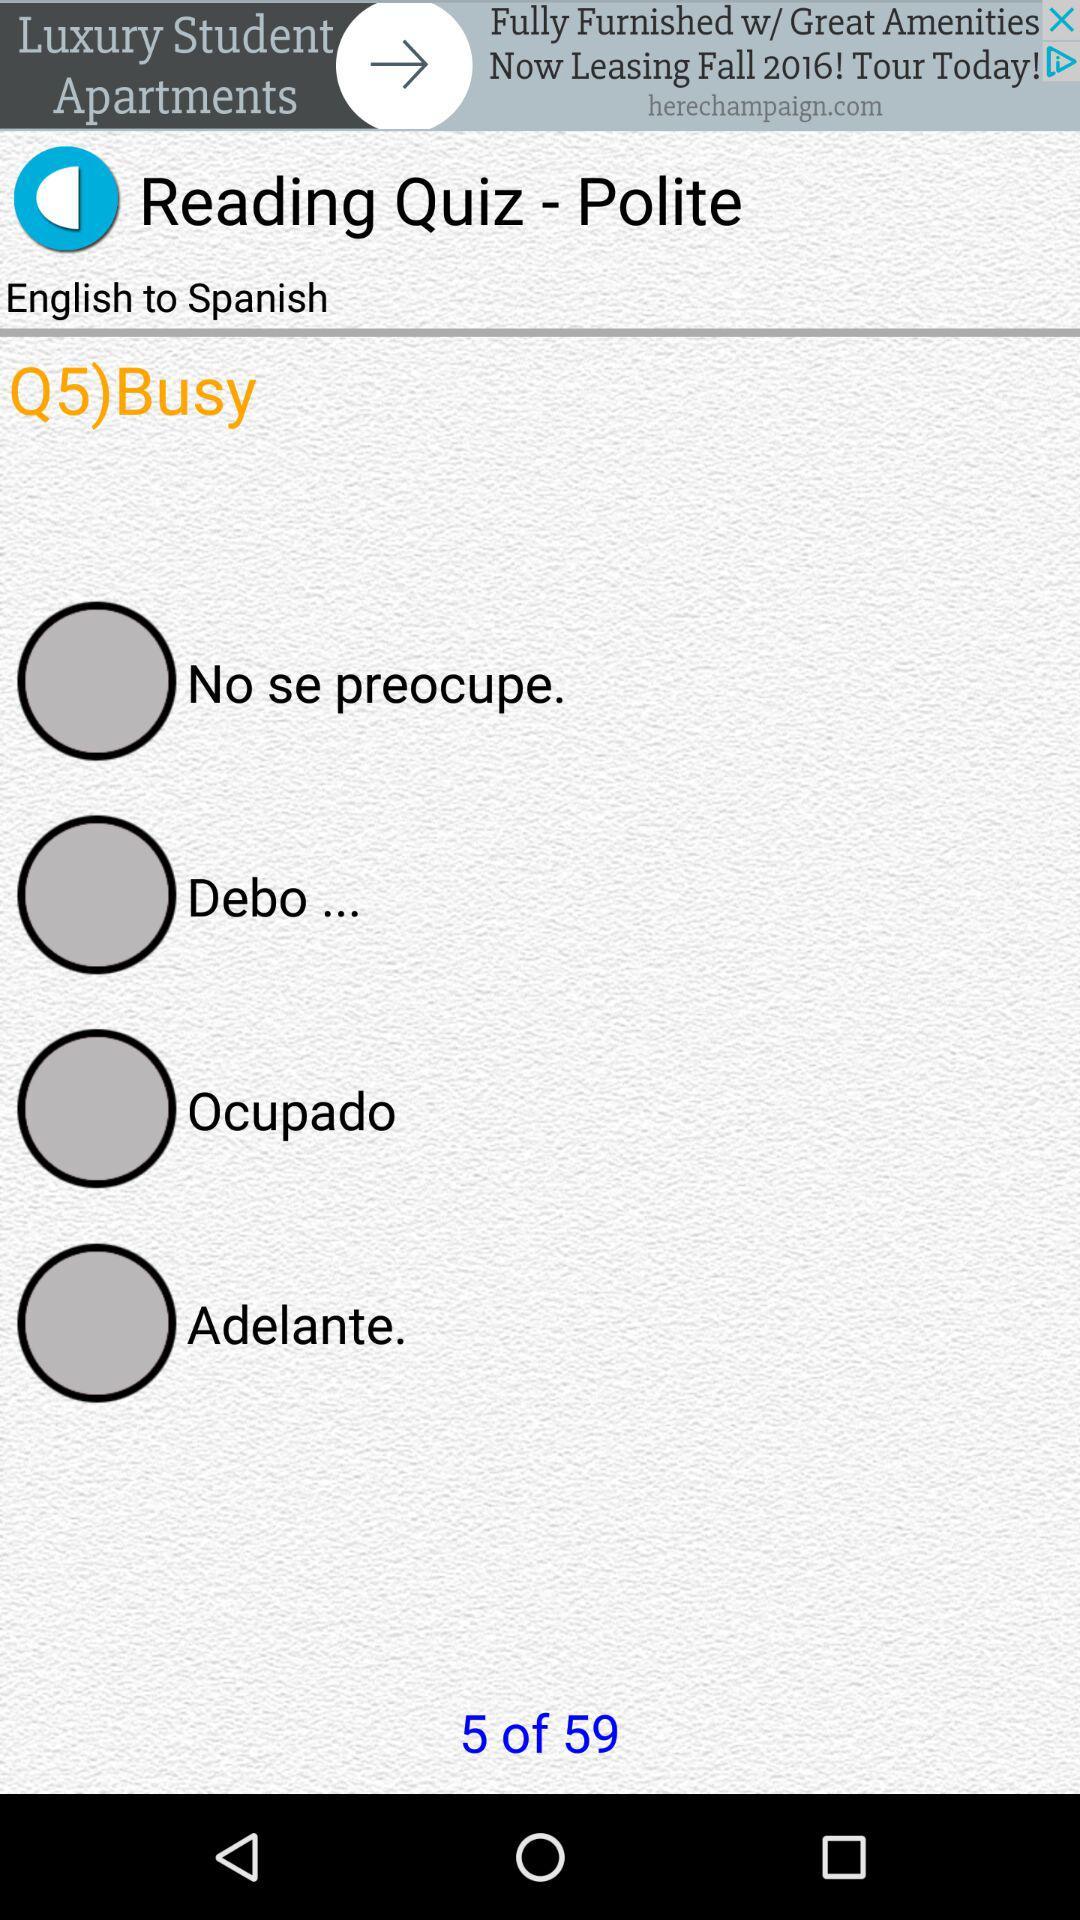 The width and height of the screenshot is (1080, 1920). I want to click on next the, so click(540, 65).